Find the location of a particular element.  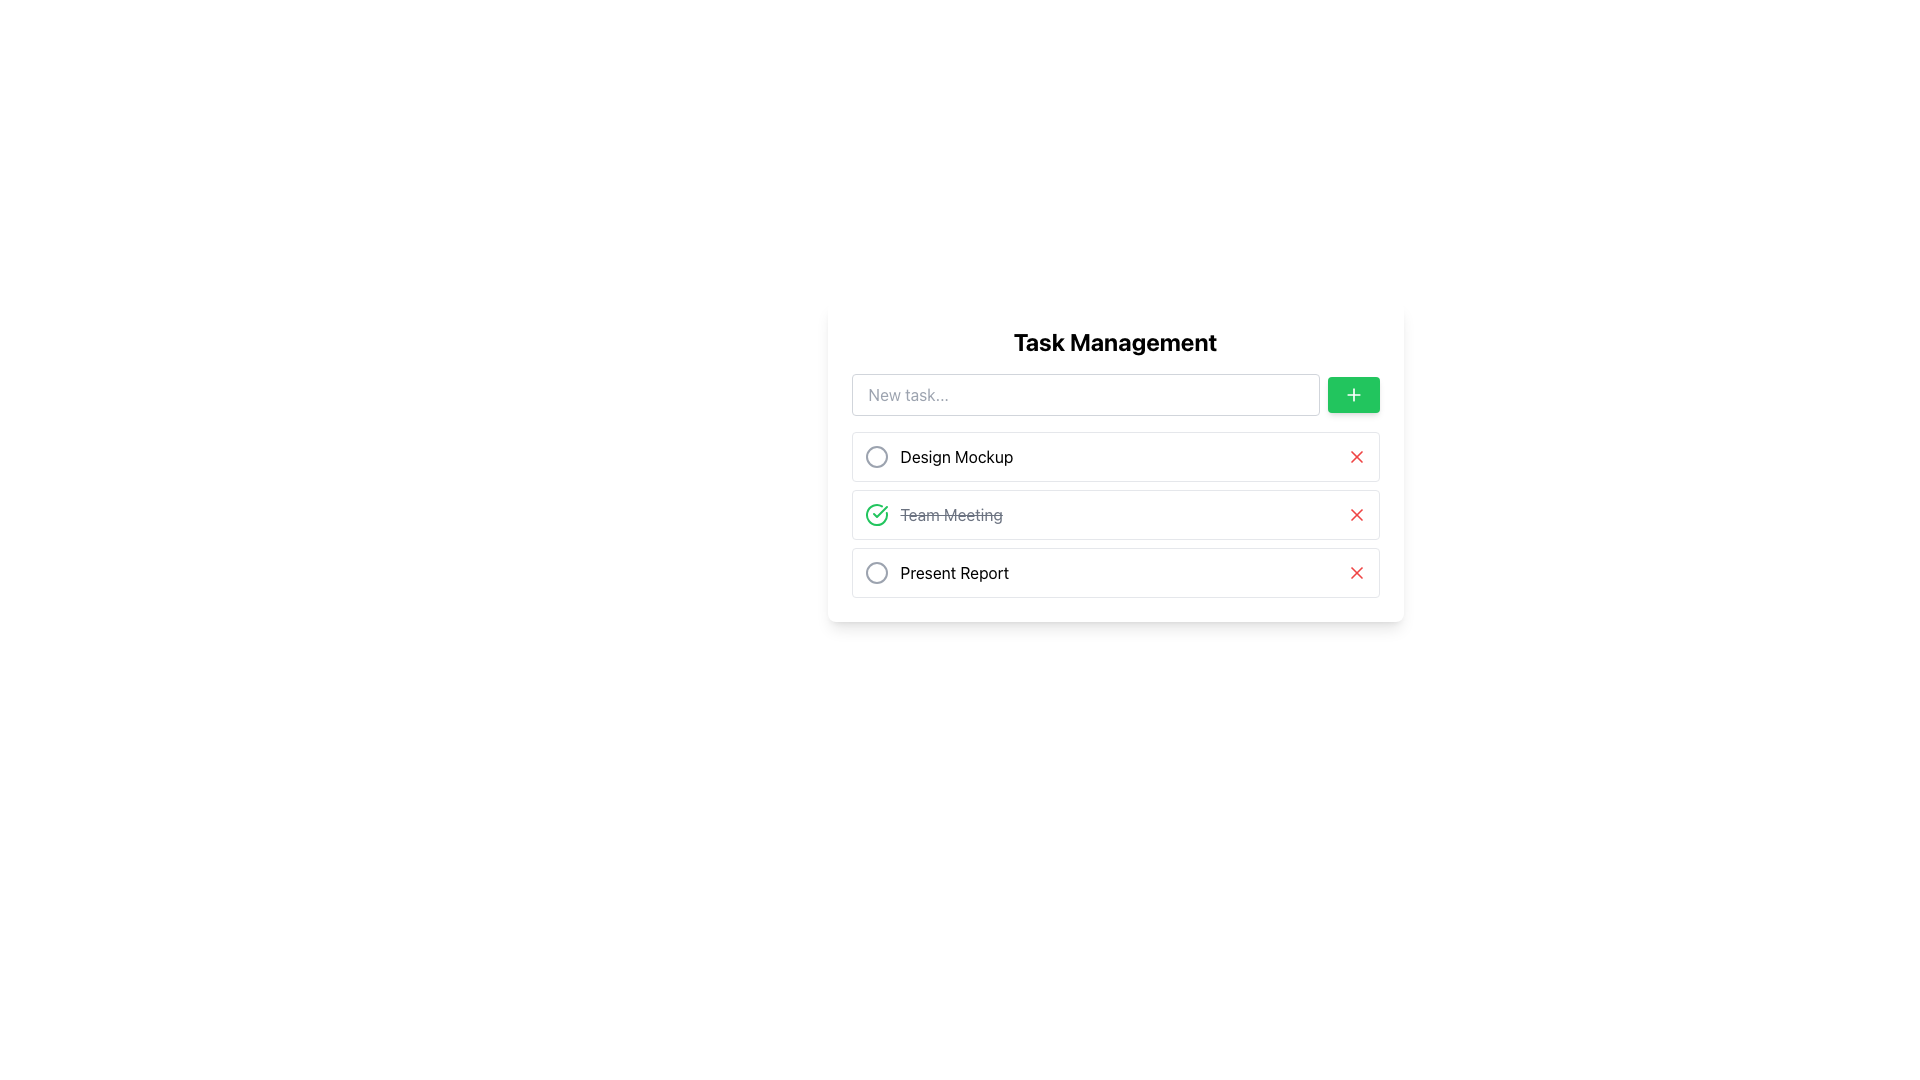

the text label indicating a completed task in the task management interface, which has a gray strikethrough style and is positioned between the 'Design Mockup' and 'Present Report' tasks is located at coordinates (932, 514).